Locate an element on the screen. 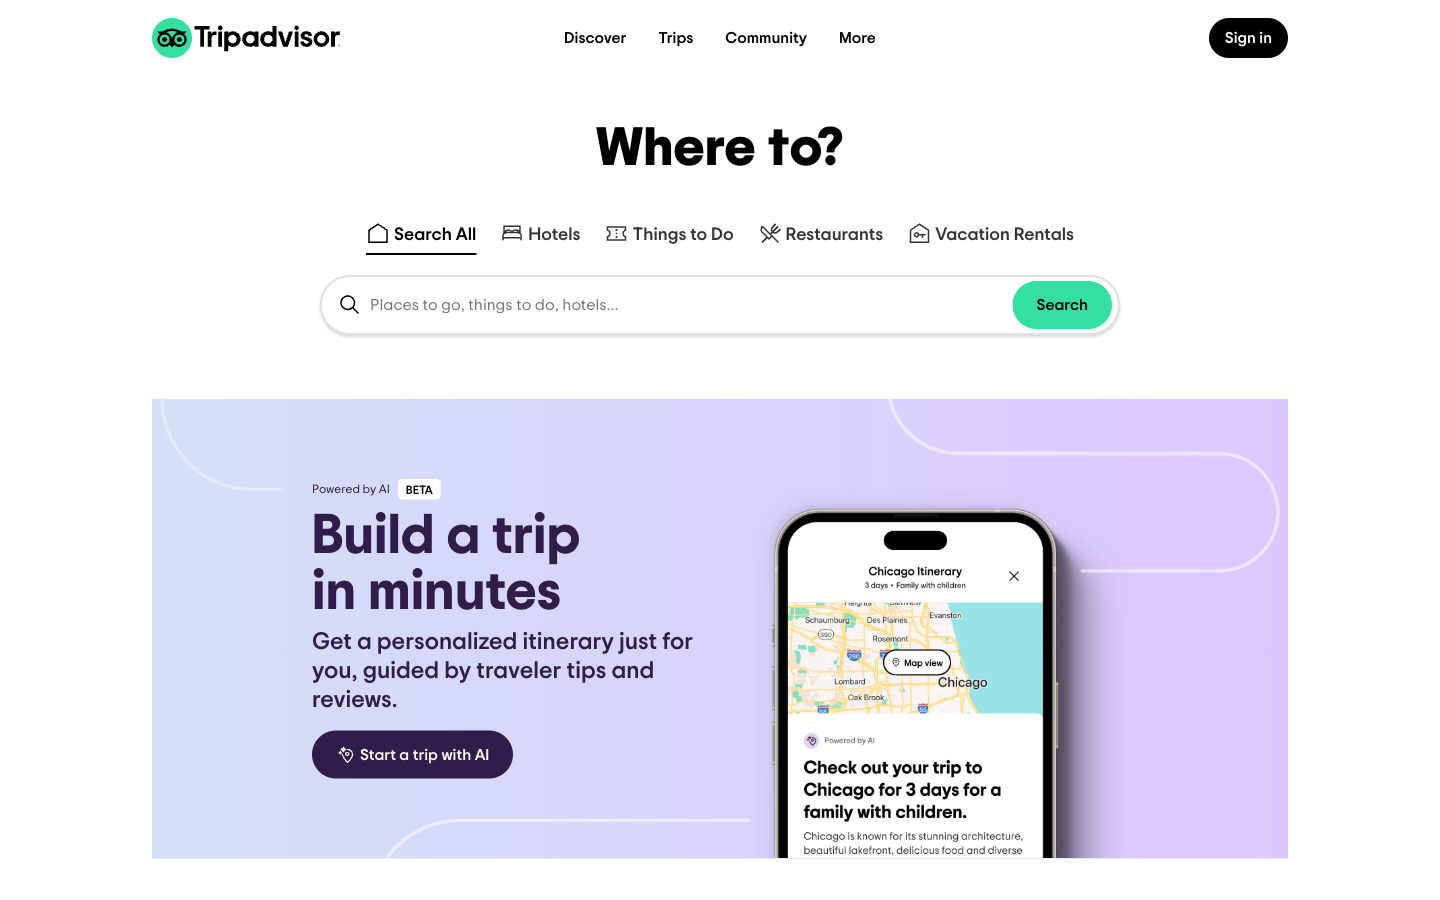  all the Holiday Inn hotels in the software is located at coordinates (539, 225).